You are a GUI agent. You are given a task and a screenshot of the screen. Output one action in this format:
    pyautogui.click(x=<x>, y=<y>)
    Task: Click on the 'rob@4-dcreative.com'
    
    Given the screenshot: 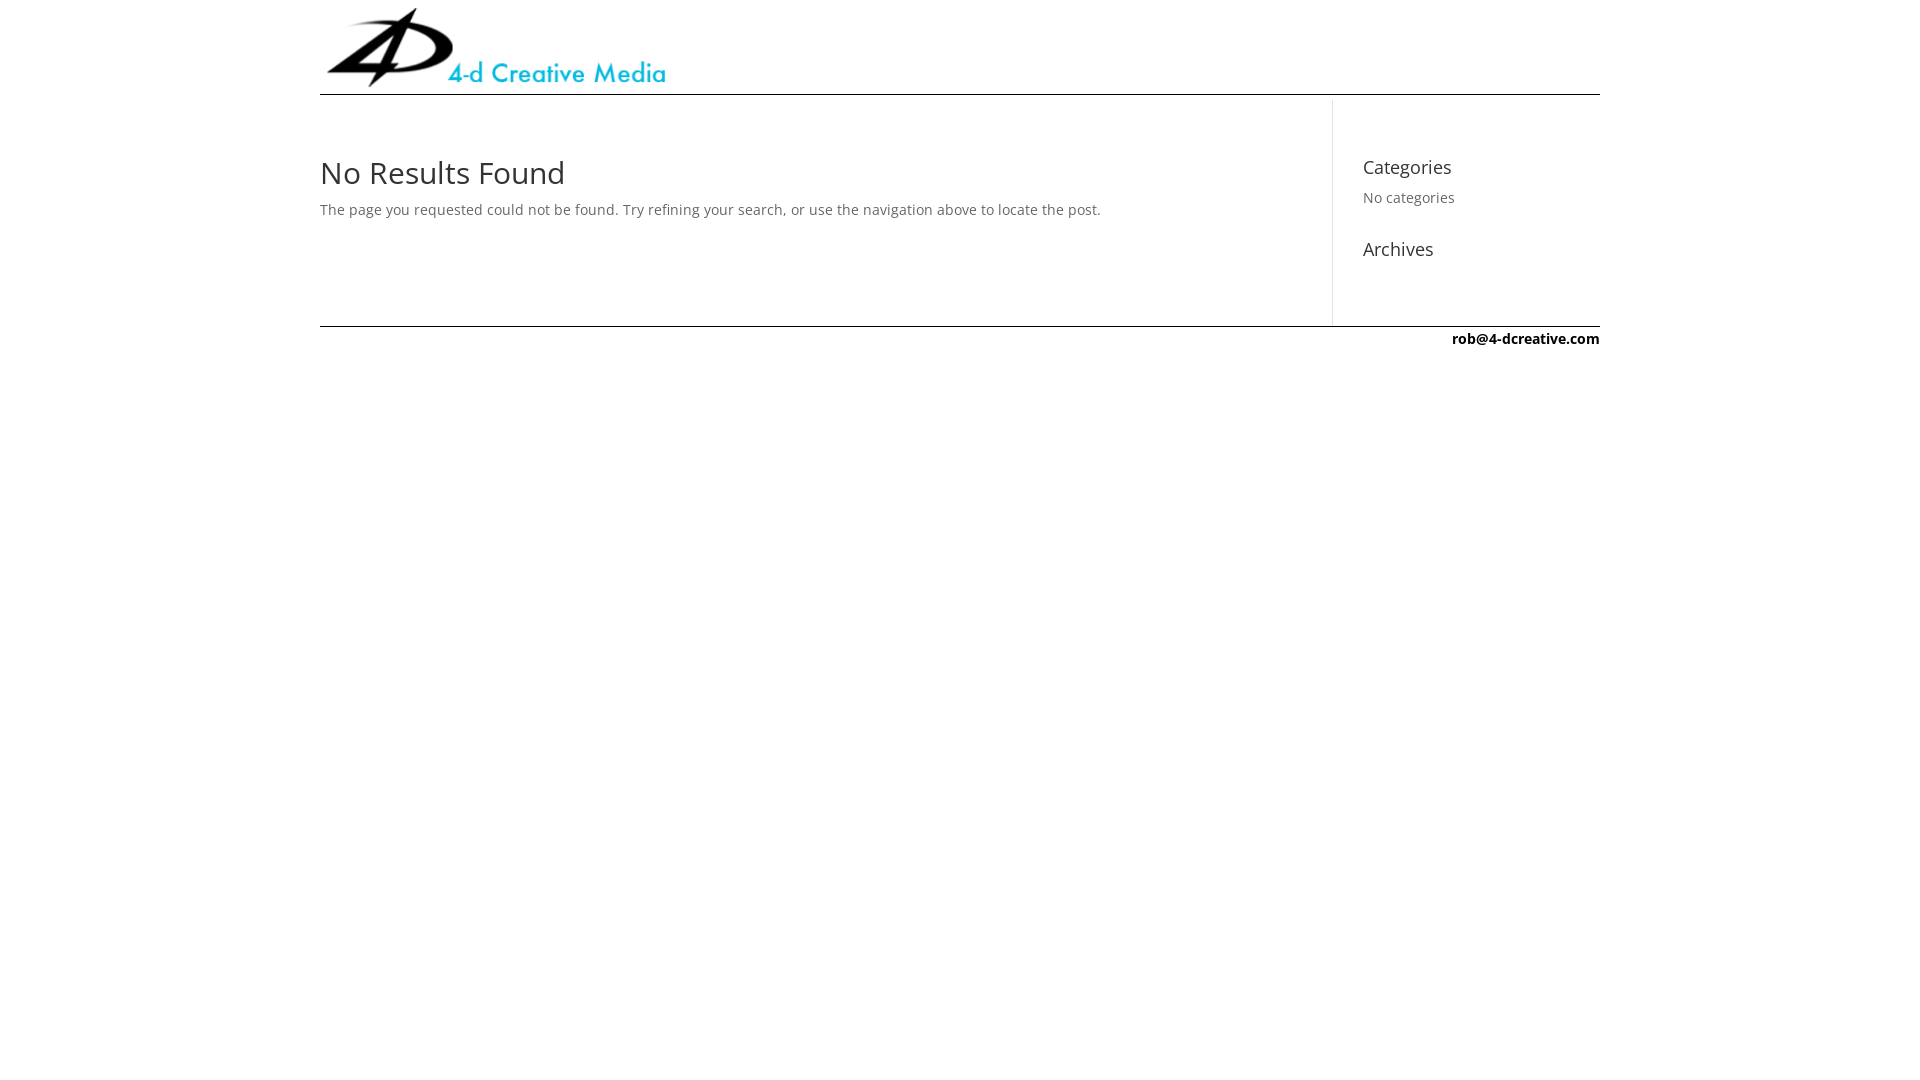 What is the action you would take?
    pyautogui.click(x=1525, y=337)
    